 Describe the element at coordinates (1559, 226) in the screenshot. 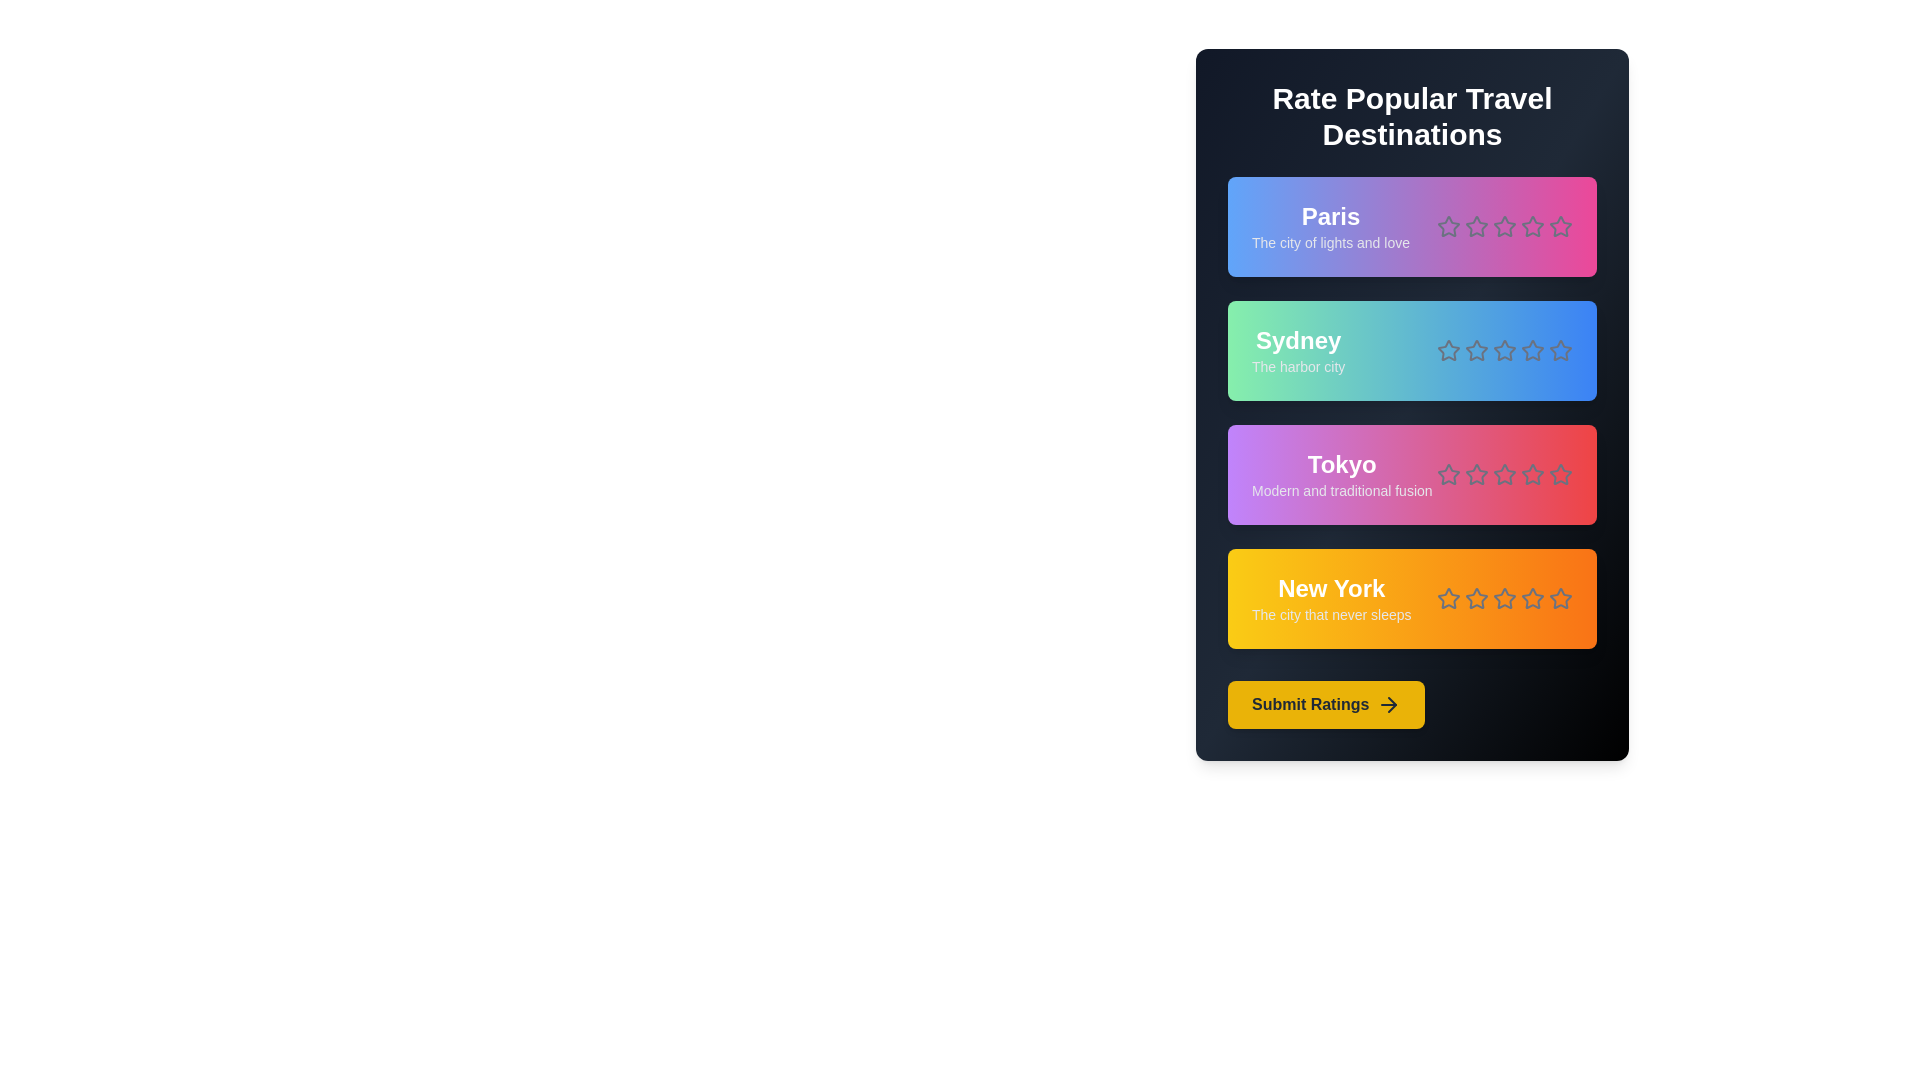

I see `the rating for a destination to 5 stars` at that location.